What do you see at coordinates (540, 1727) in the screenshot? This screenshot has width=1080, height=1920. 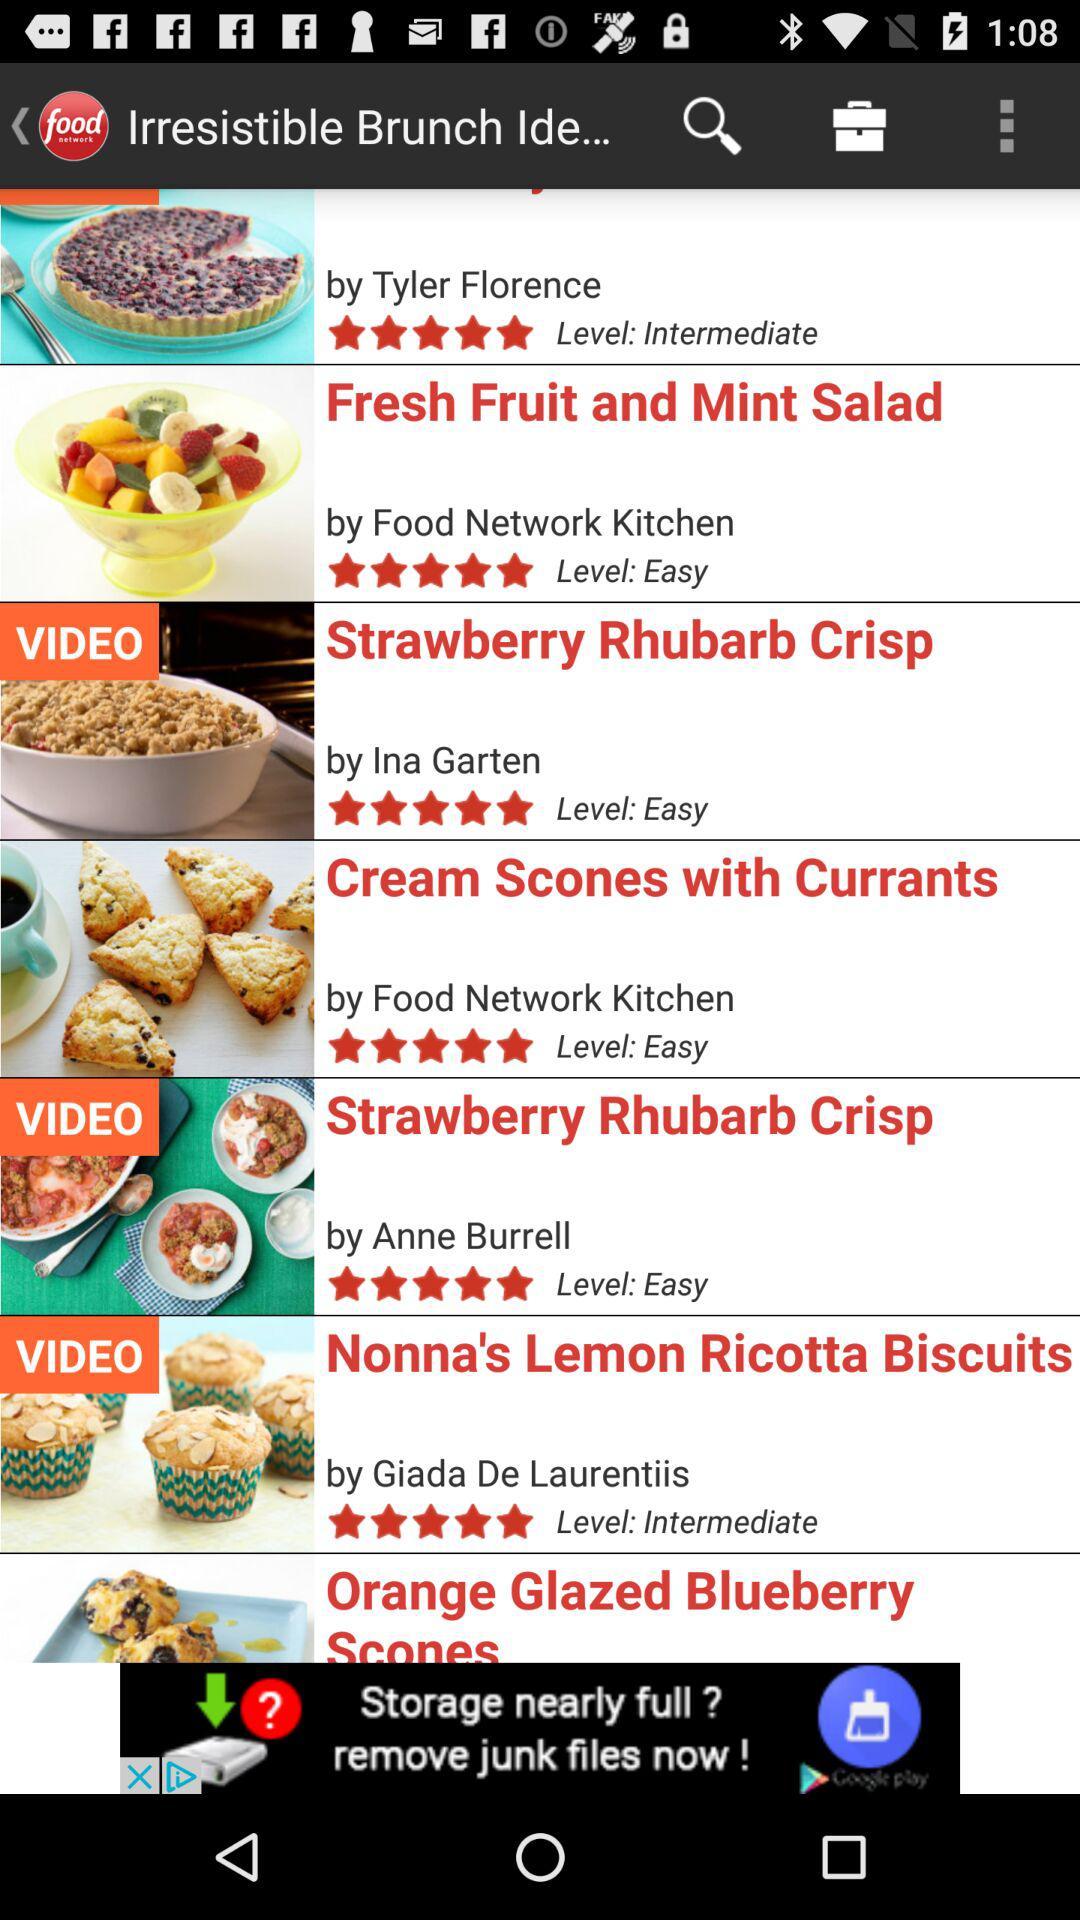 I see `advert banner` at bounding box center [540, 1727].